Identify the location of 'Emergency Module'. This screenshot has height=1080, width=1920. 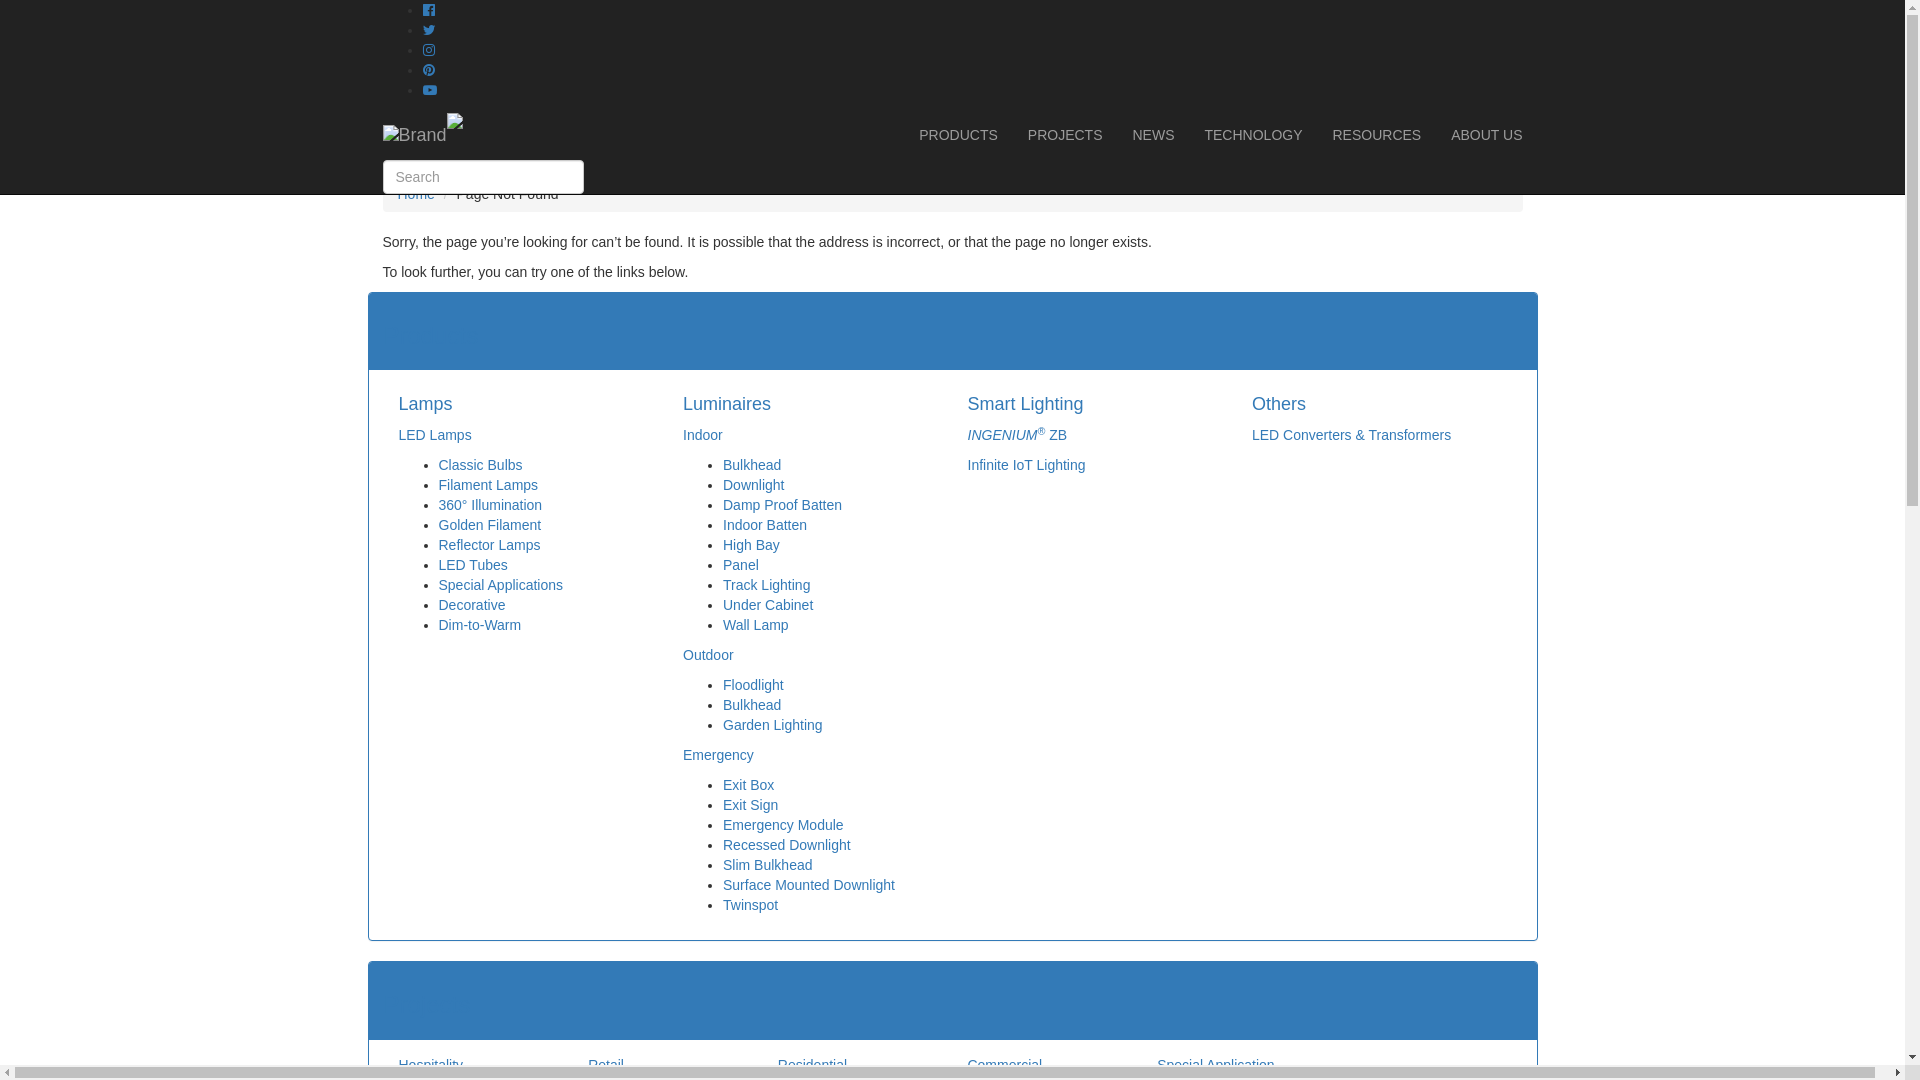
(782, 825).